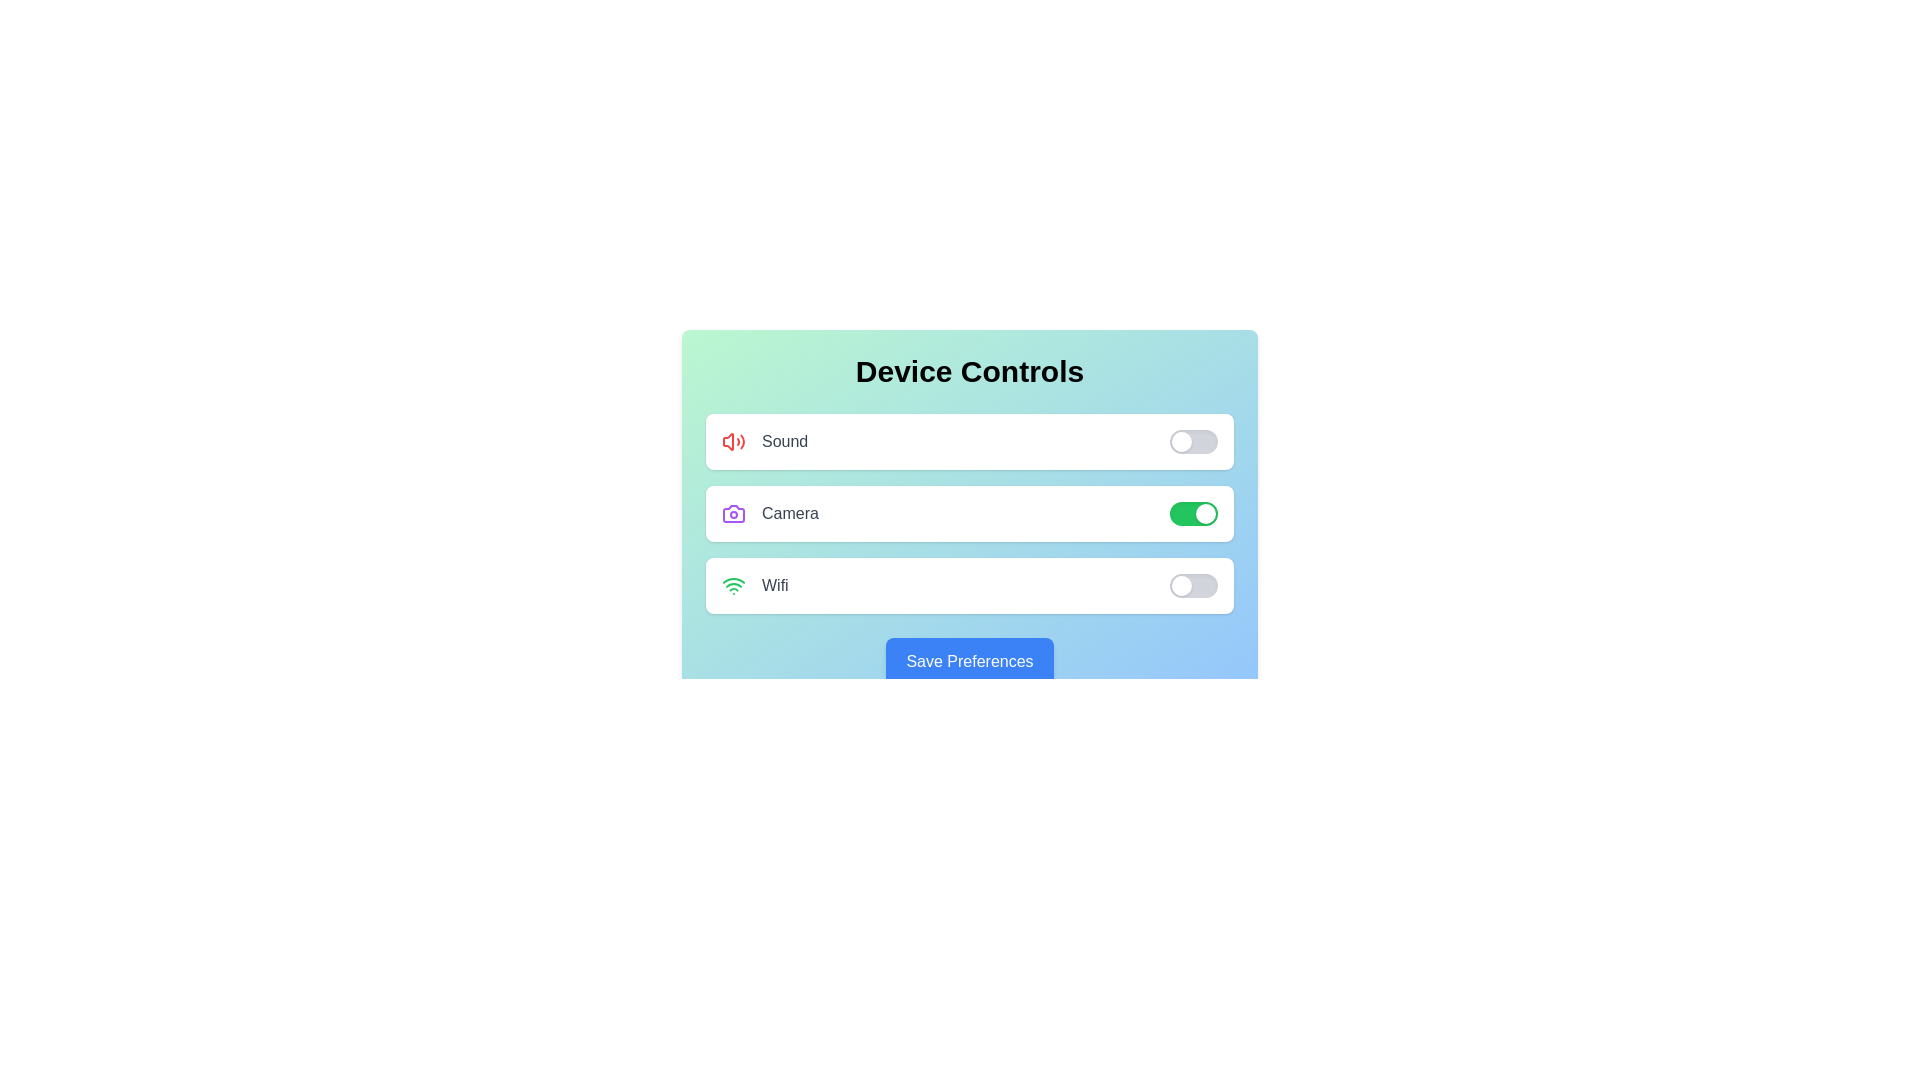  I want to click on the Camera control switch to toggle its state, so click(1194, 512).